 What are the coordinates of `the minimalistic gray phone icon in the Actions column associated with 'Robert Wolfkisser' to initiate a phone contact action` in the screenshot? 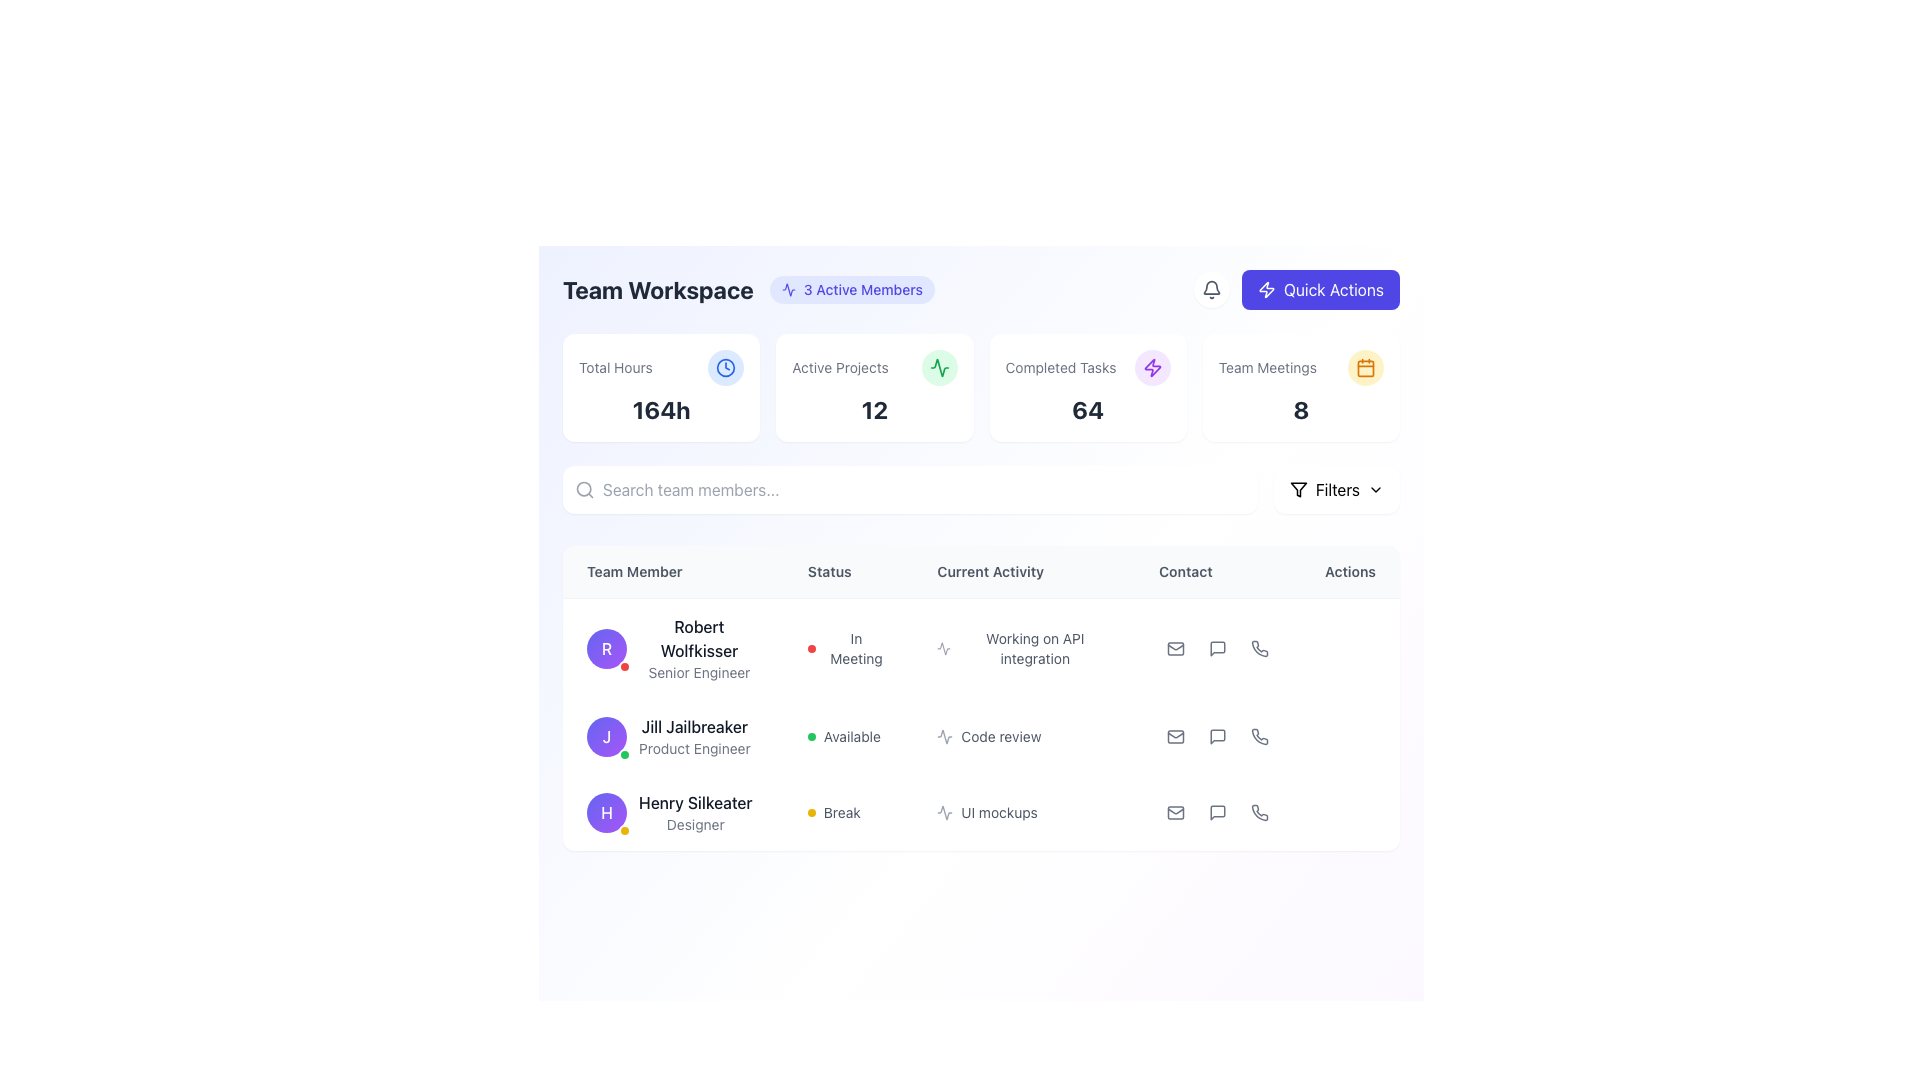 It's located at (1258, 648).